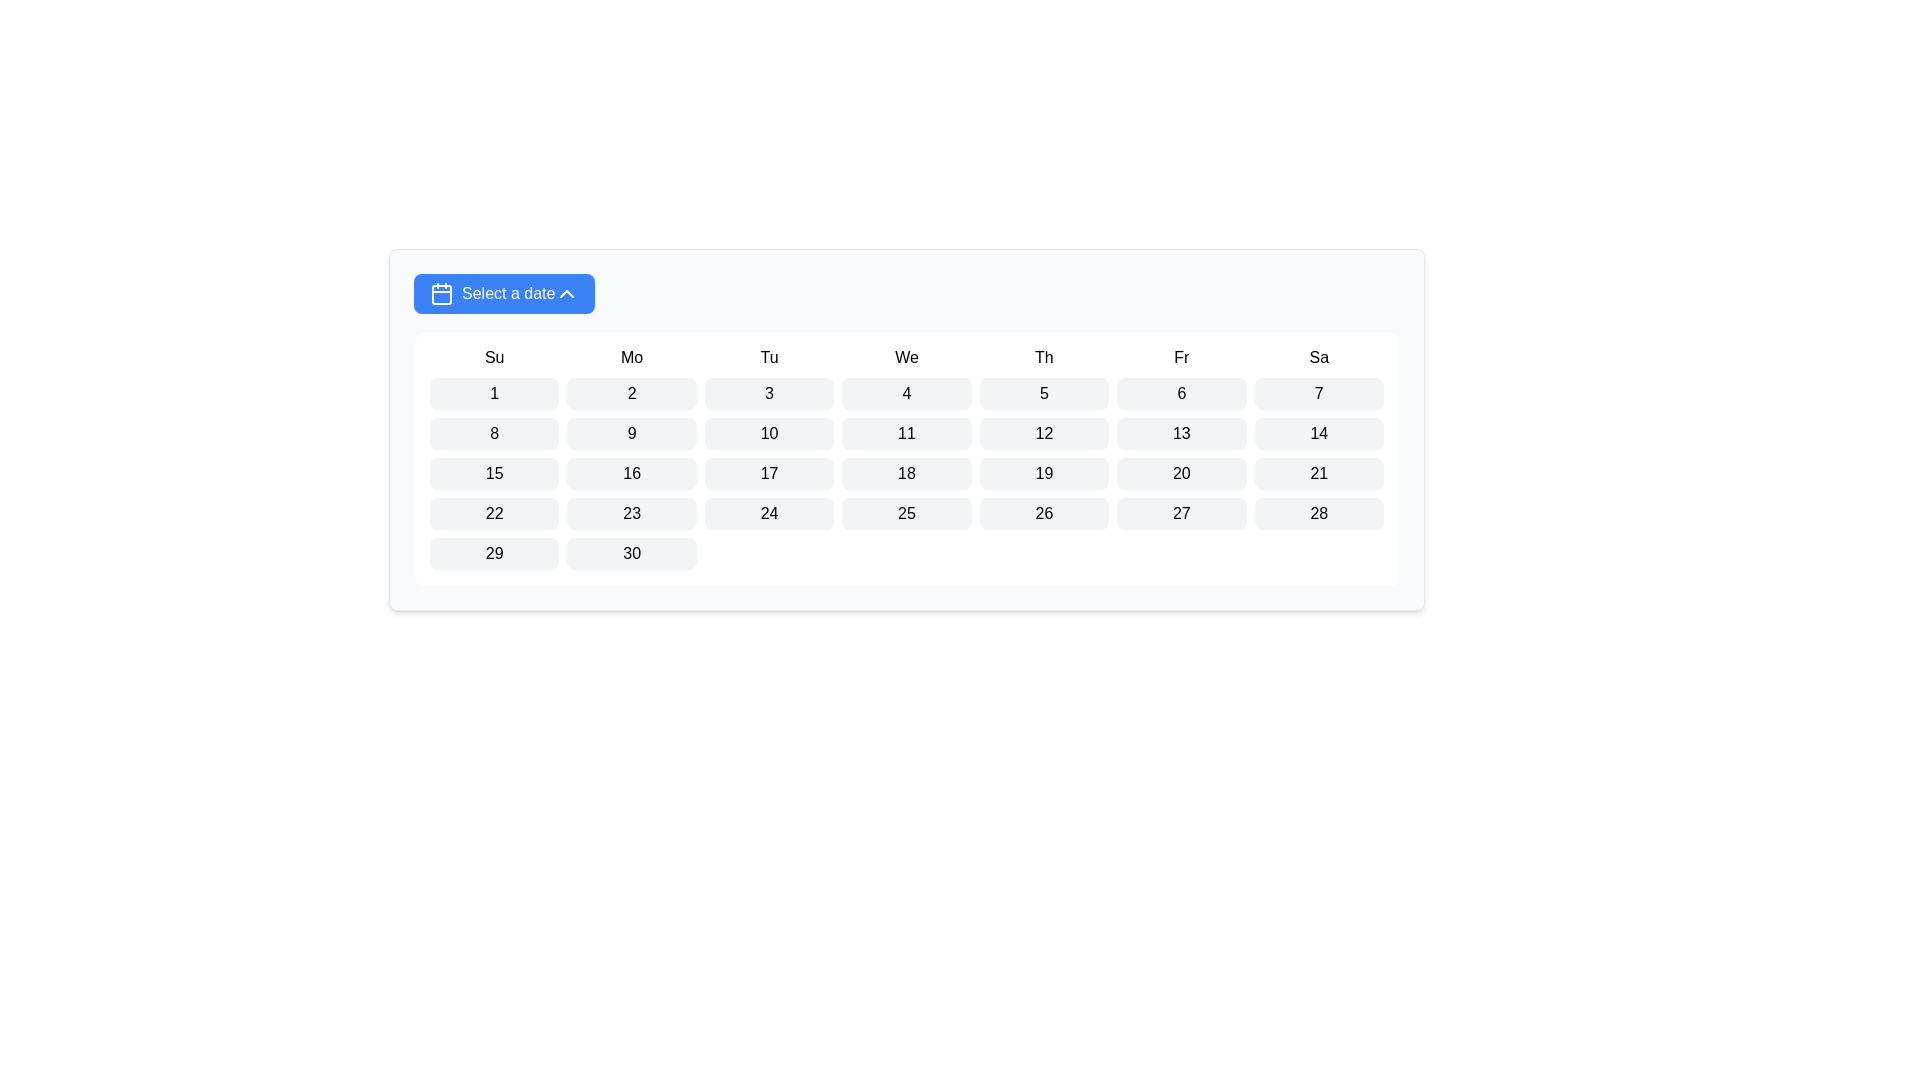 The image size is (1920, 1080). Describe the element at coordinates (1043, 357) in the screenshot. I see `text label 'Th' in the calendar header row, which is styled in medium font weight and centered alignment, located in the fifth cell after 'Su', 'Mo', 'Tu', and 'We'` at that location.